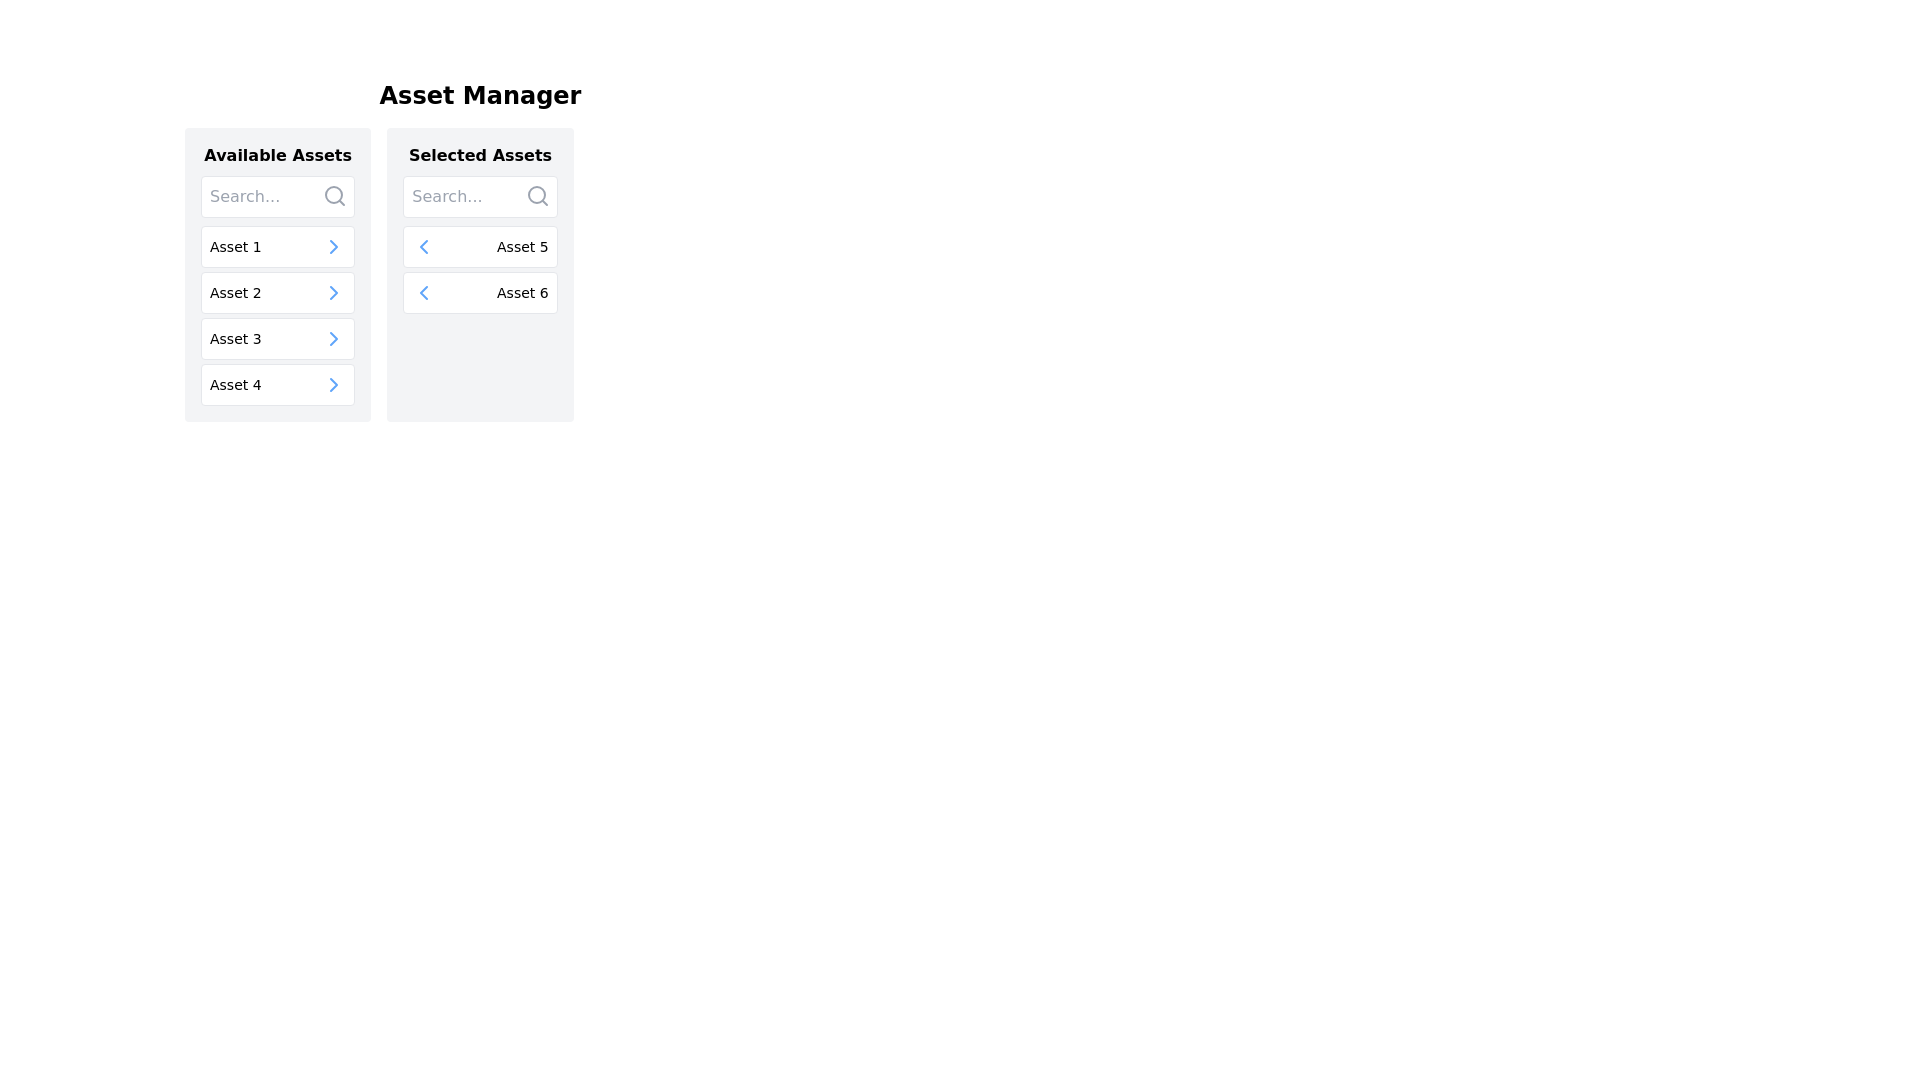 The image size is (1920, 1080). I want to click on the navigation icon button located in the 'Selected Assets' panel next to 'Asset 6', so click(423, 245).